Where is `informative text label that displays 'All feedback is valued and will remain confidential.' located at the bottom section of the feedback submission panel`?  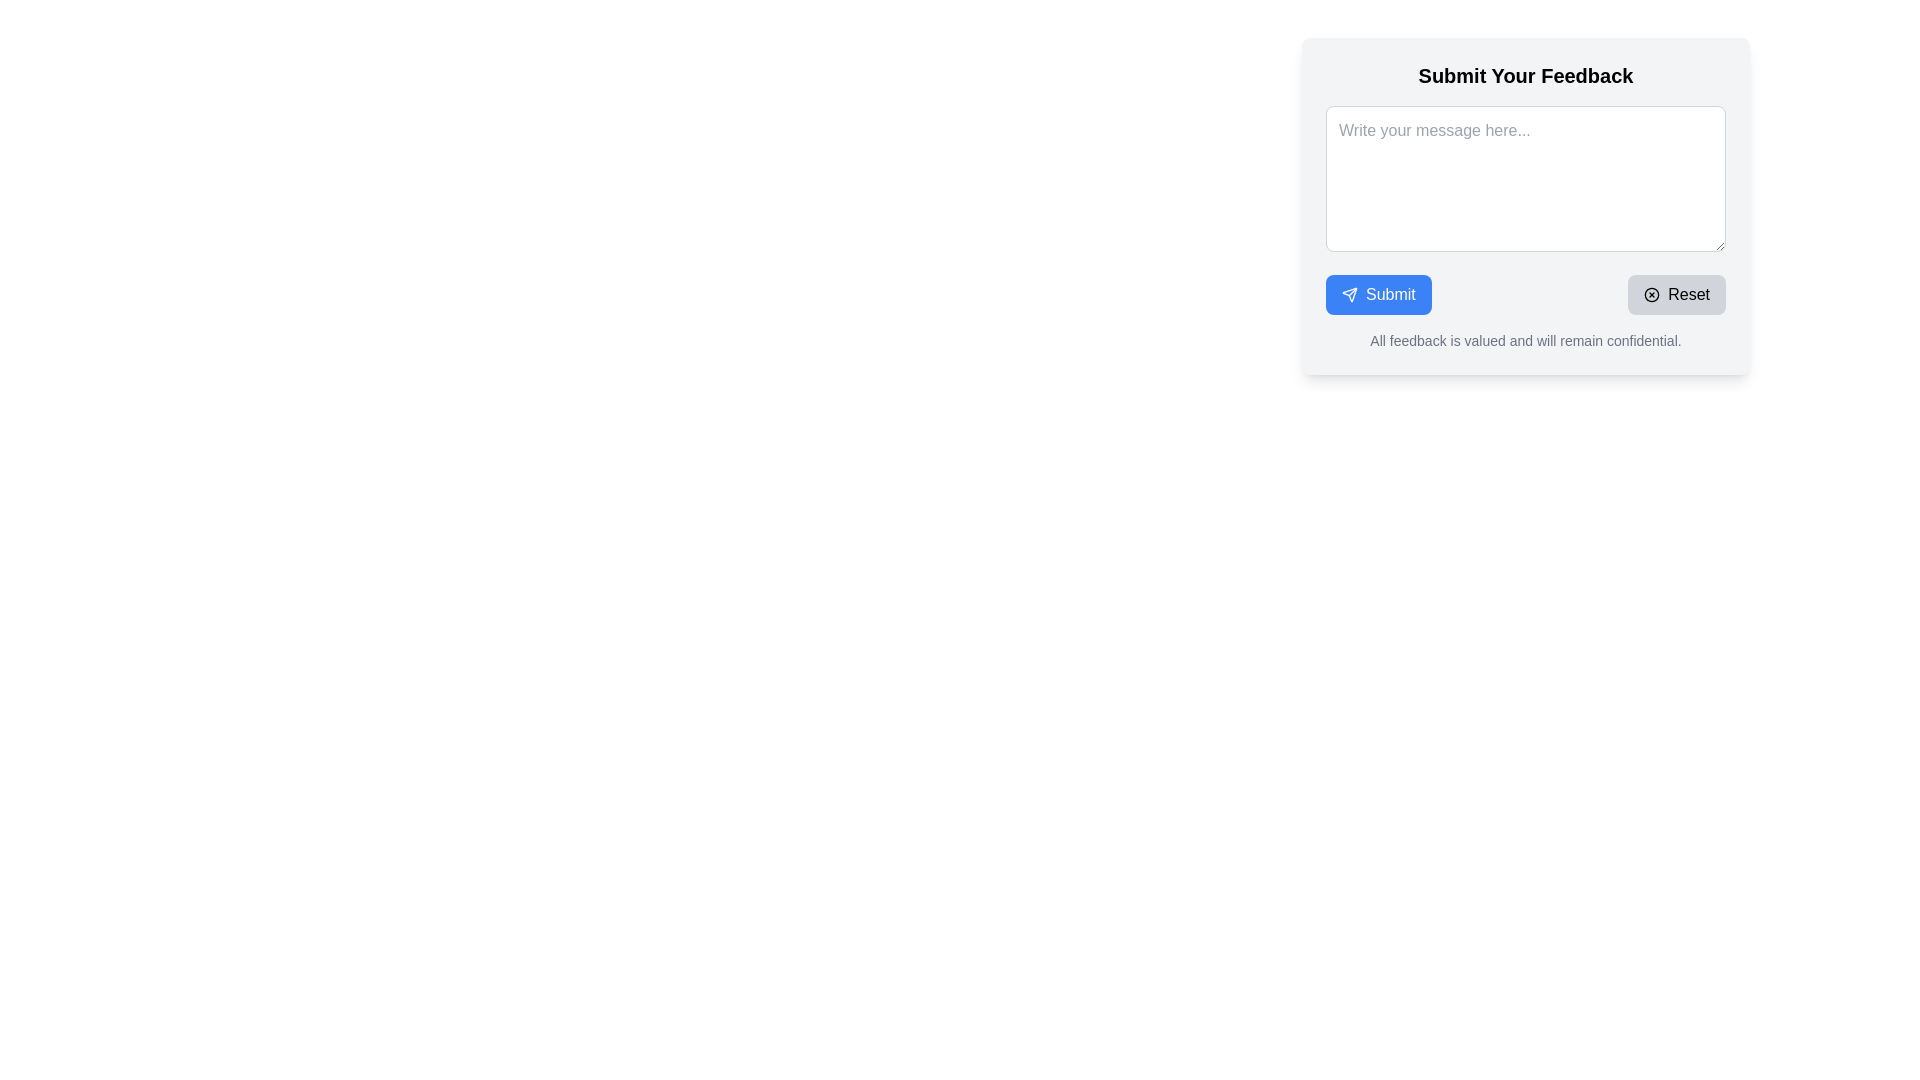
informative text label that displays 'All feedback is valued and will remain confidential.' located at the bottom section of the feedback submission panel is located at coordinates (1525, 339).